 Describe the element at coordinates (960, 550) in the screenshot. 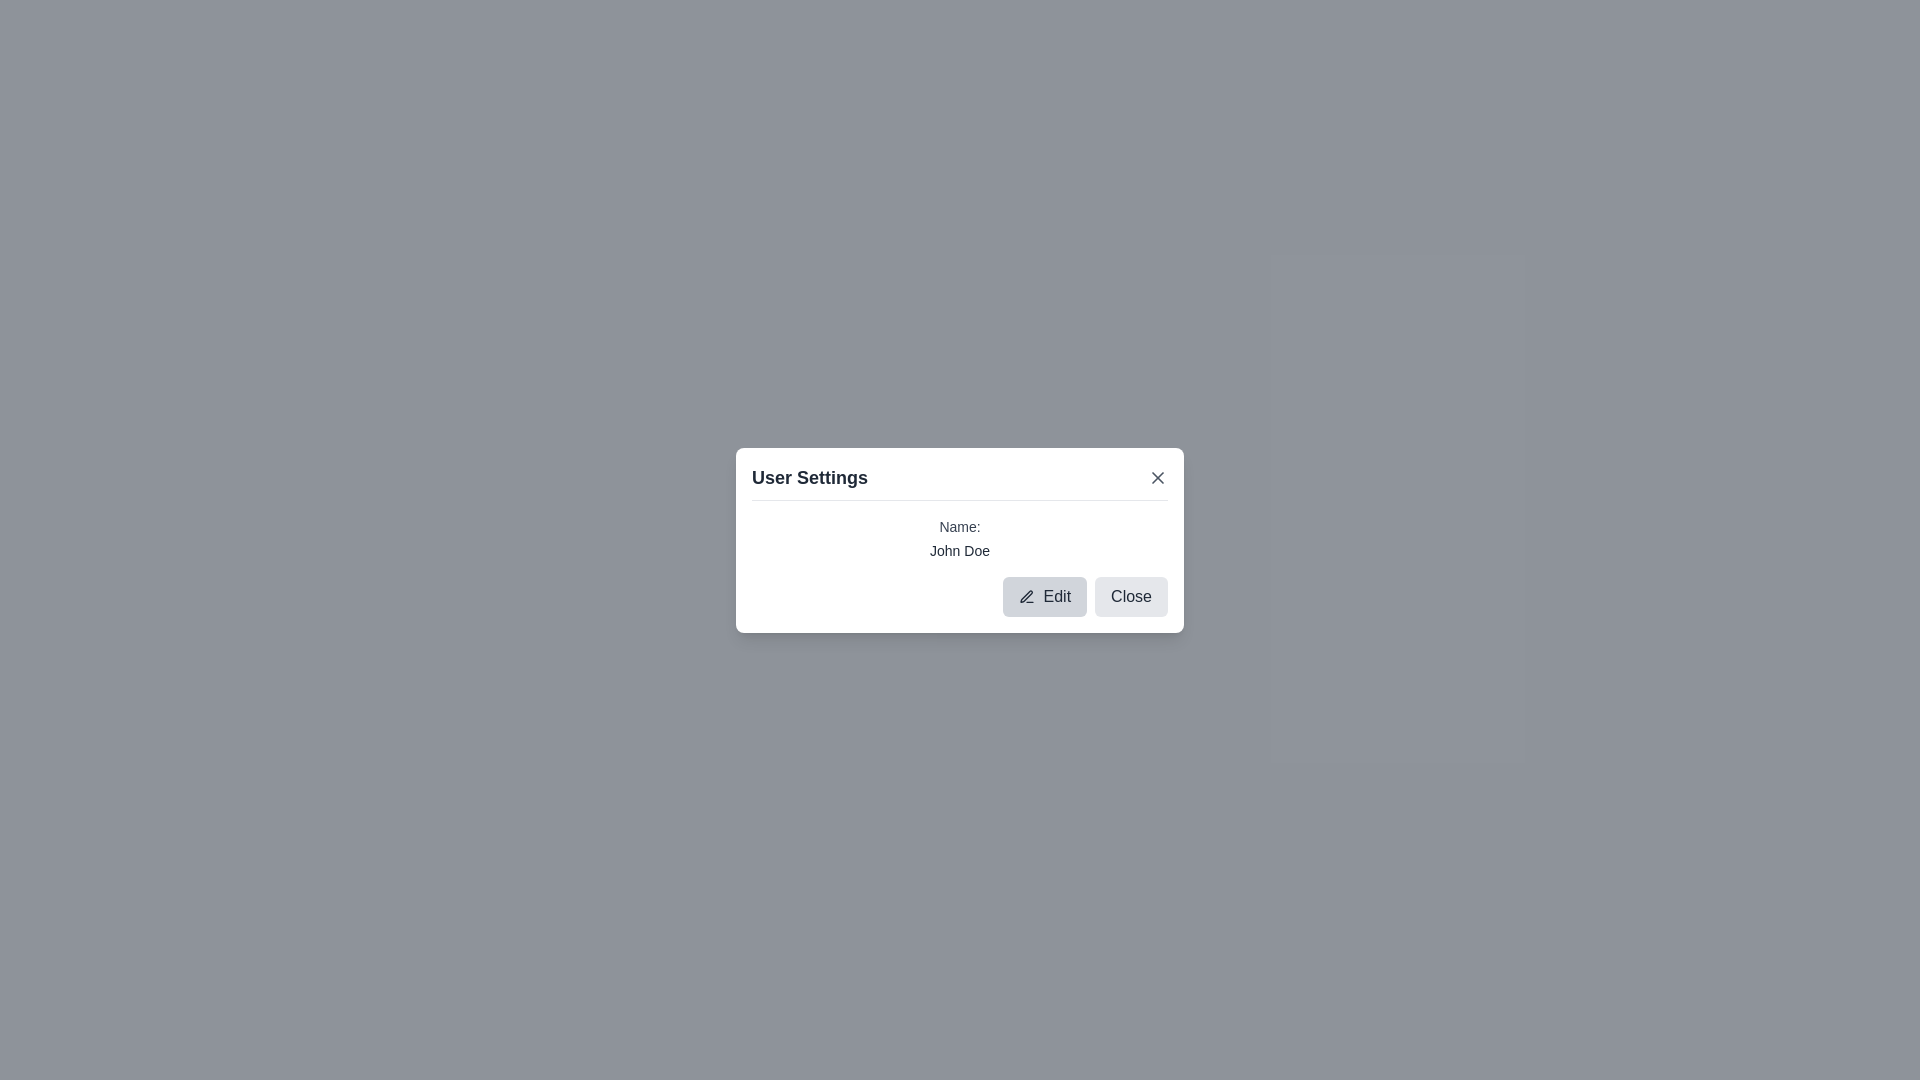

I see `the text display field showing the name 'John Doe' located below 'Name:' in the 'User Settings' modal` at that location.